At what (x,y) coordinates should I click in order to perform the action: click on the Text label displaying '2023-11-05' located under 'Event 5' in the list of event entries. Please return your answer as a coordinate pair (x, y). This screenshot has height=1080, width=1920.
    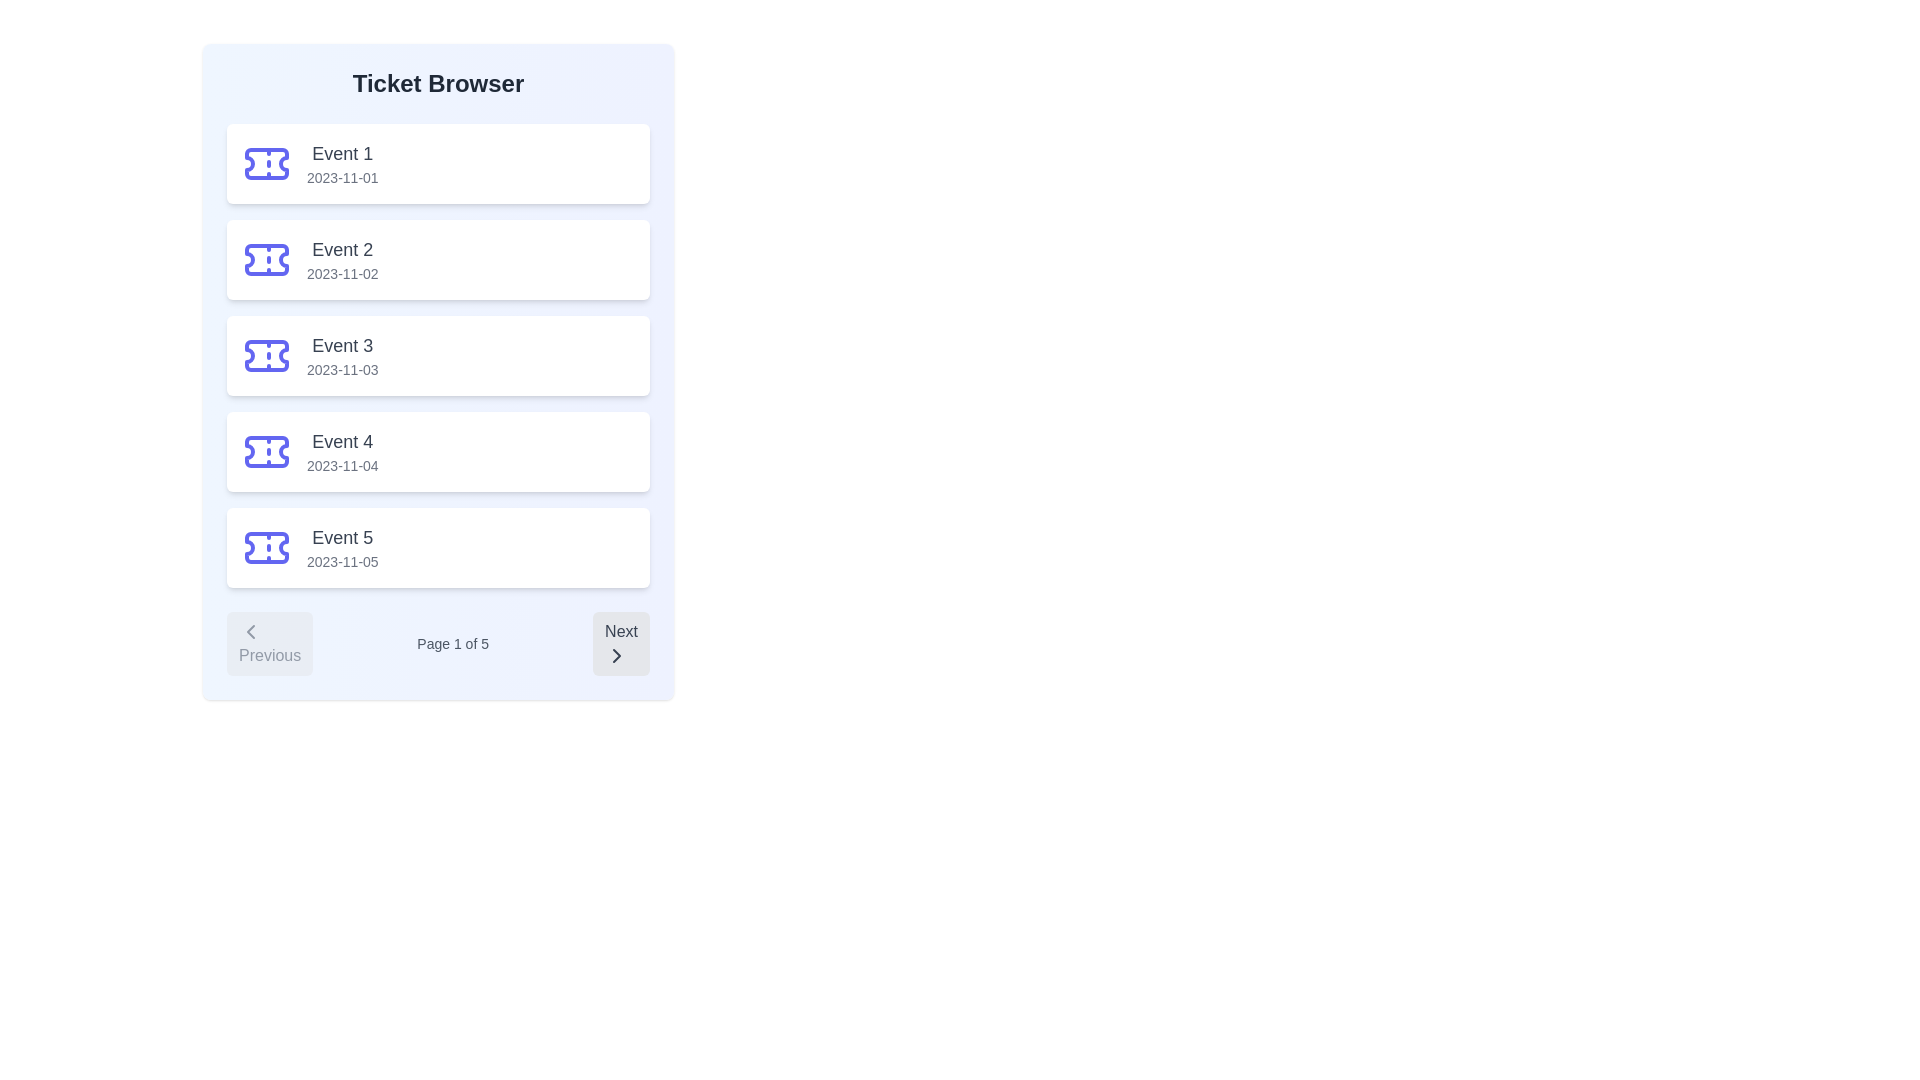
    Looking at the image, I should click on (342, 562).